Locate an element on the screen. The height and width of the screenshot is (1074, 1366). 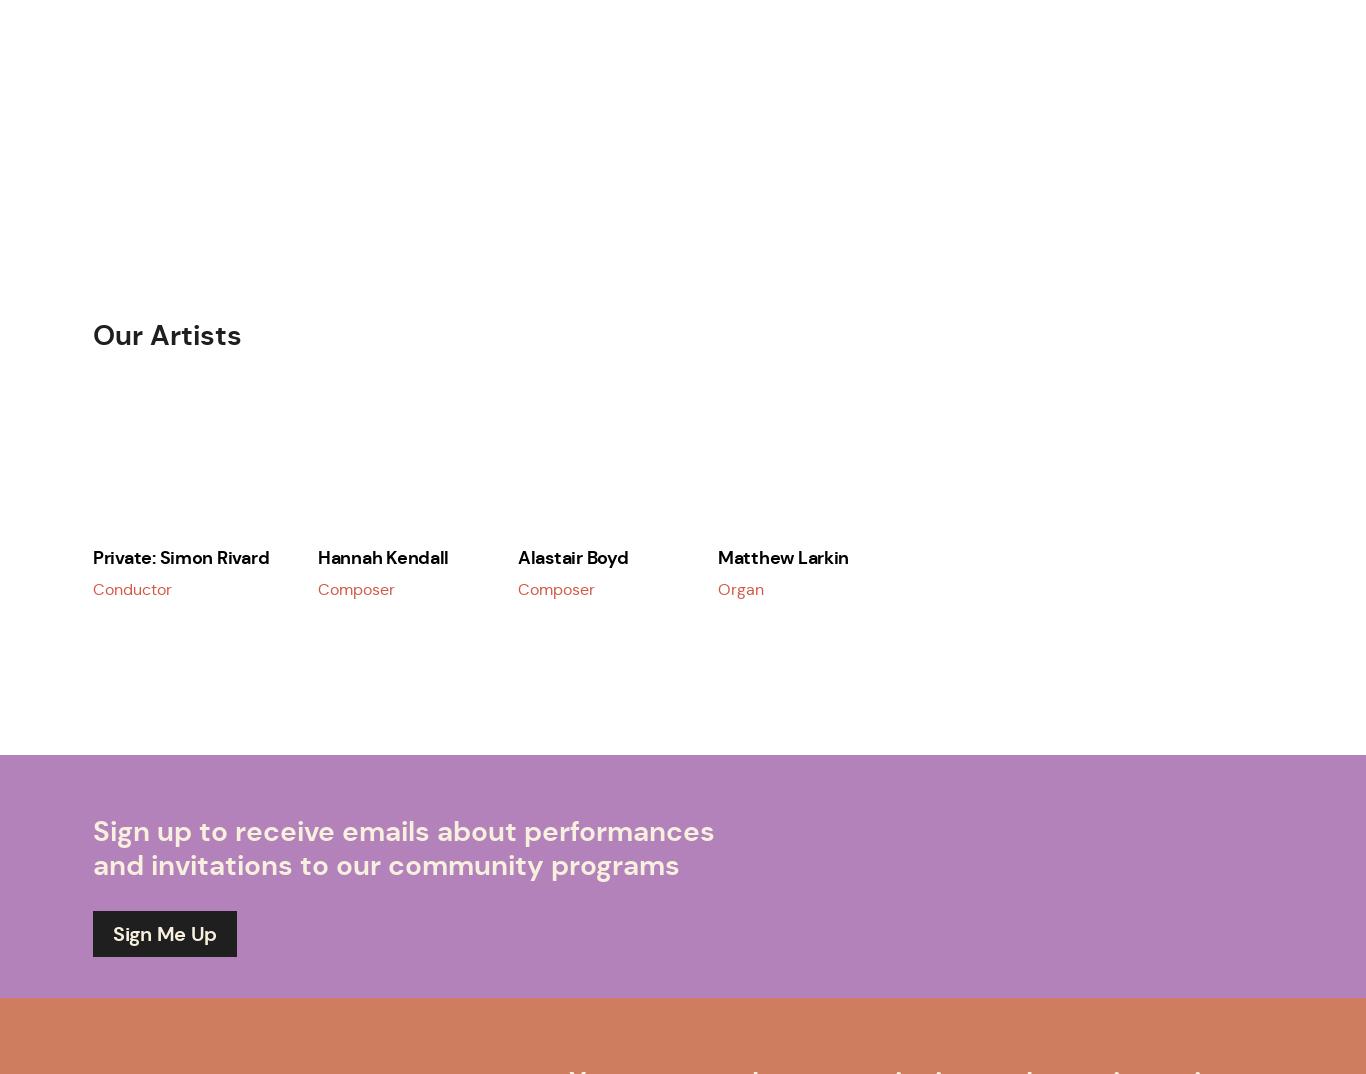
'Hannah Kendall' is located at coordinates (318, 555).